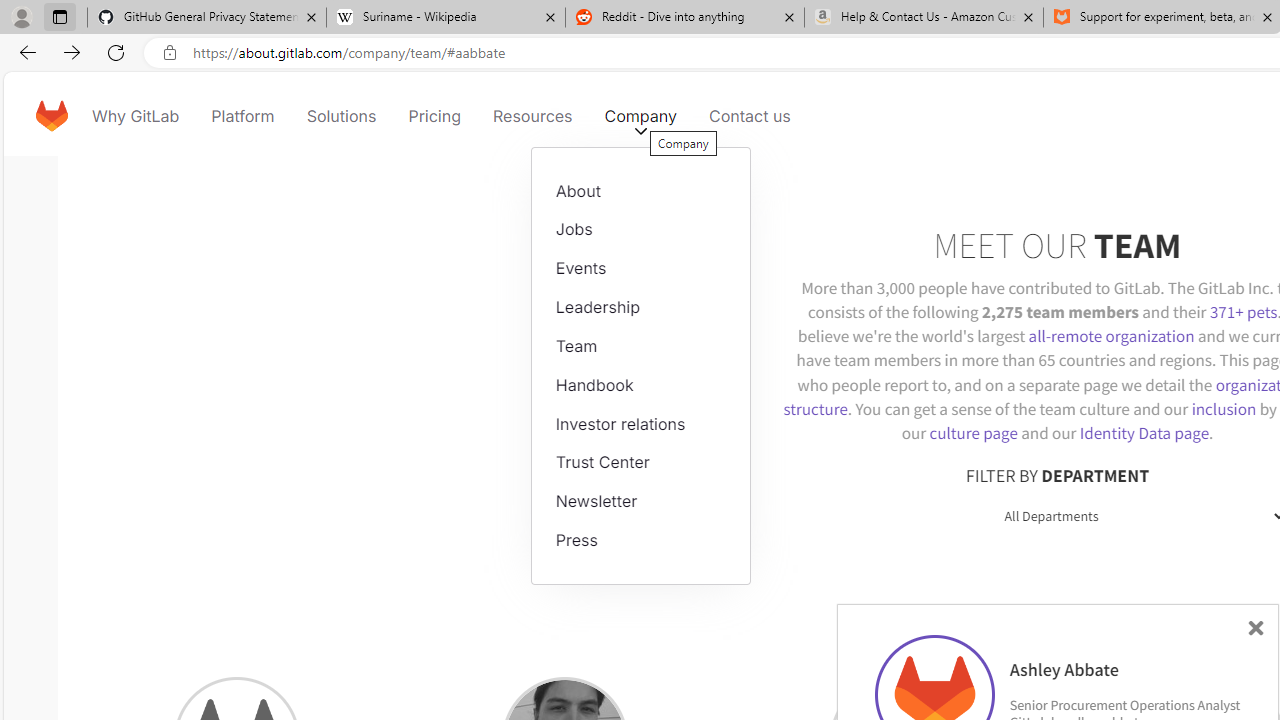 The image size is (1280, 720). Describe the element at coordinates (444, 17) in the screenshot. I see `'Suriname - Wikipedia'` at that location.